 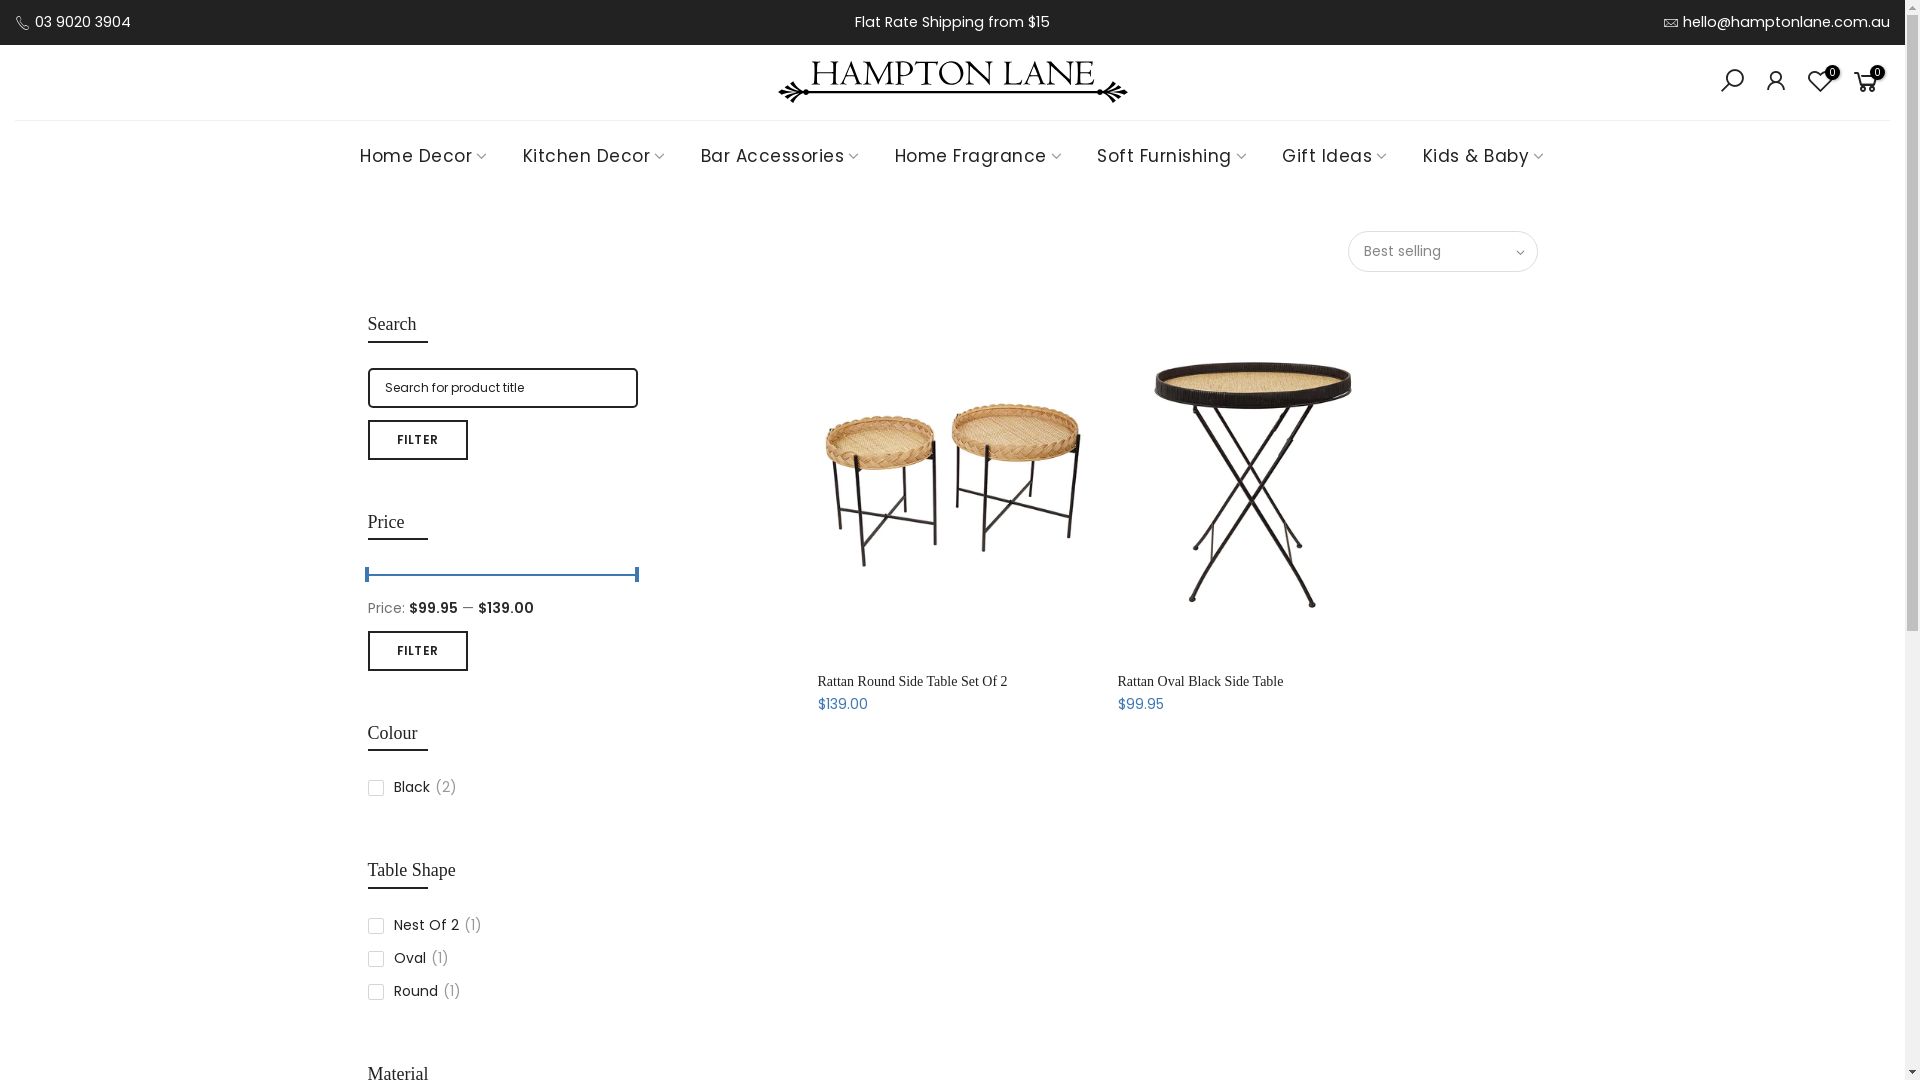 I want to click on 'Home Decor', so click(x=423, y=154).